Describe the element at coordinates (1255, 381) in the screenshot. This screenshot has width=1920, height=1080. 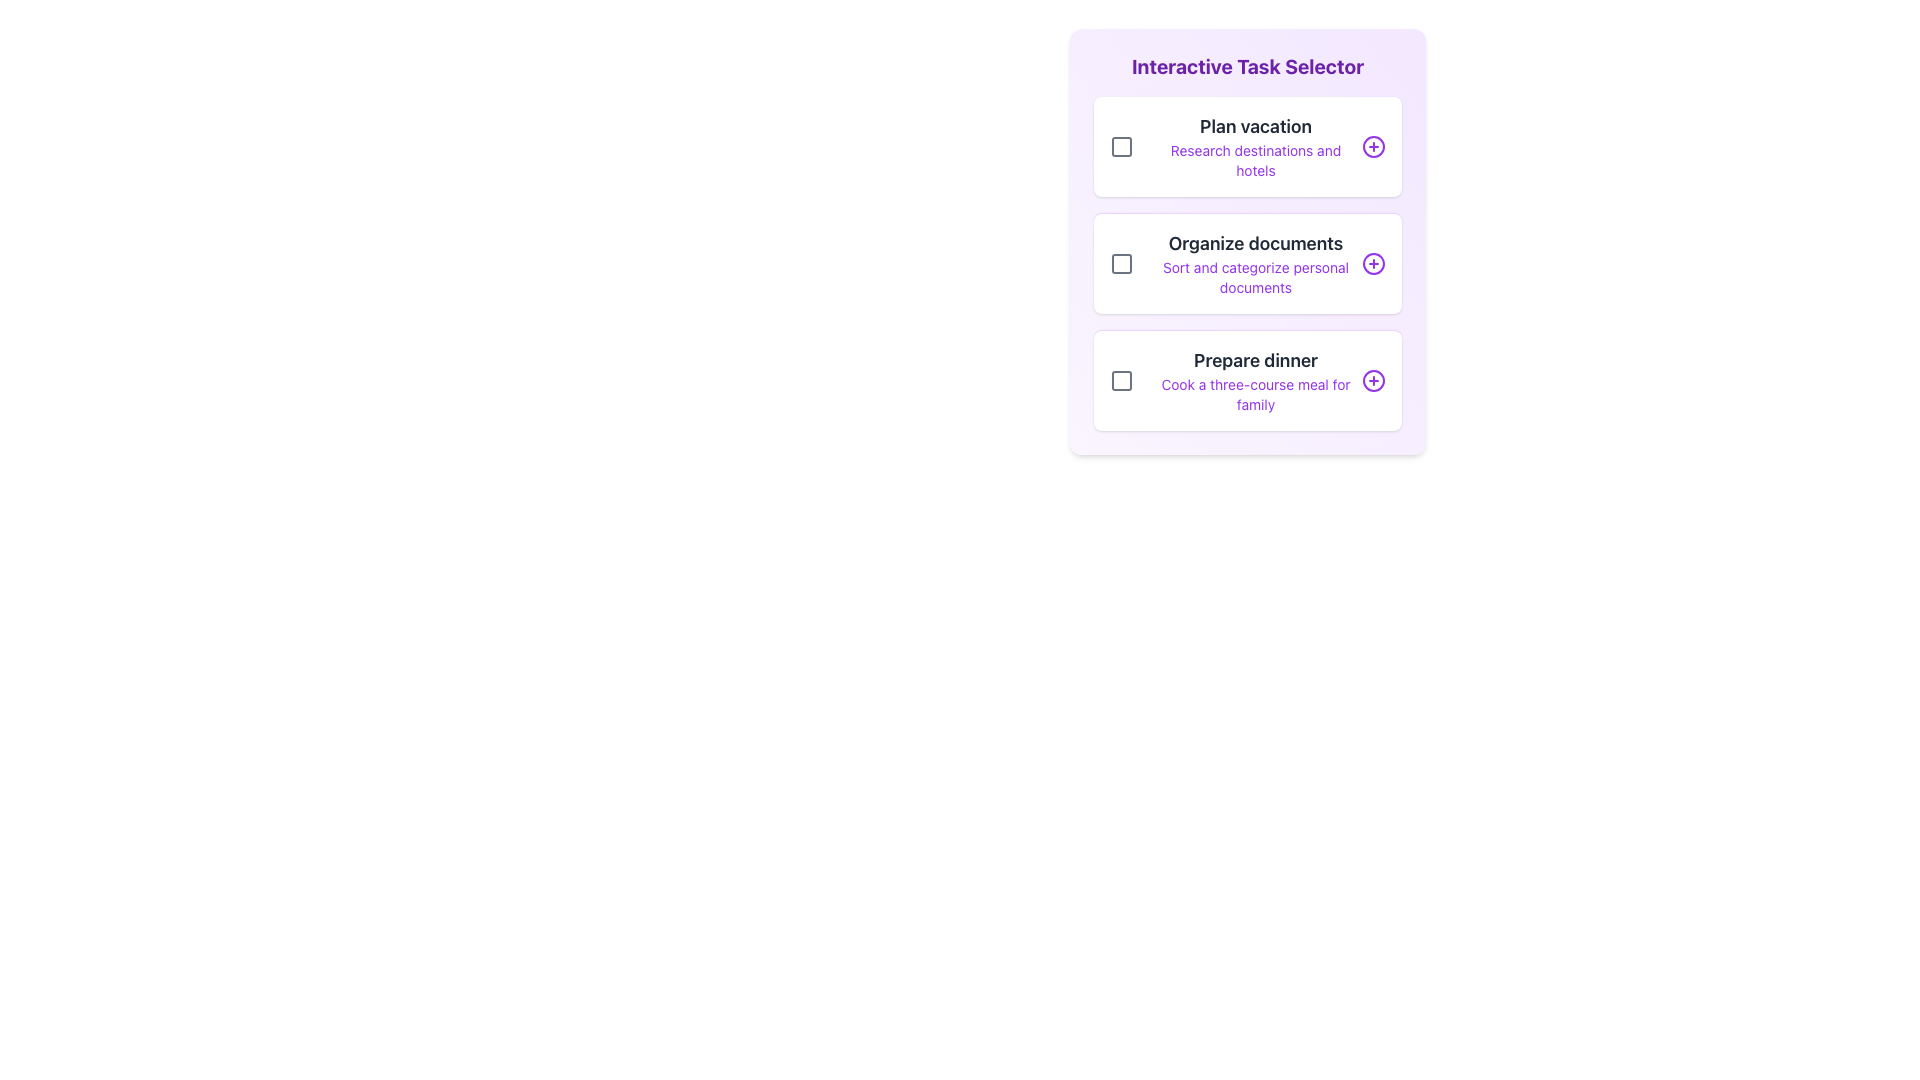
I see `text content from the task description block that includes 'Prepare dinner' and 'Cook a three-course meal for family', which is the third option in the vertical list of task selectors` at that location.